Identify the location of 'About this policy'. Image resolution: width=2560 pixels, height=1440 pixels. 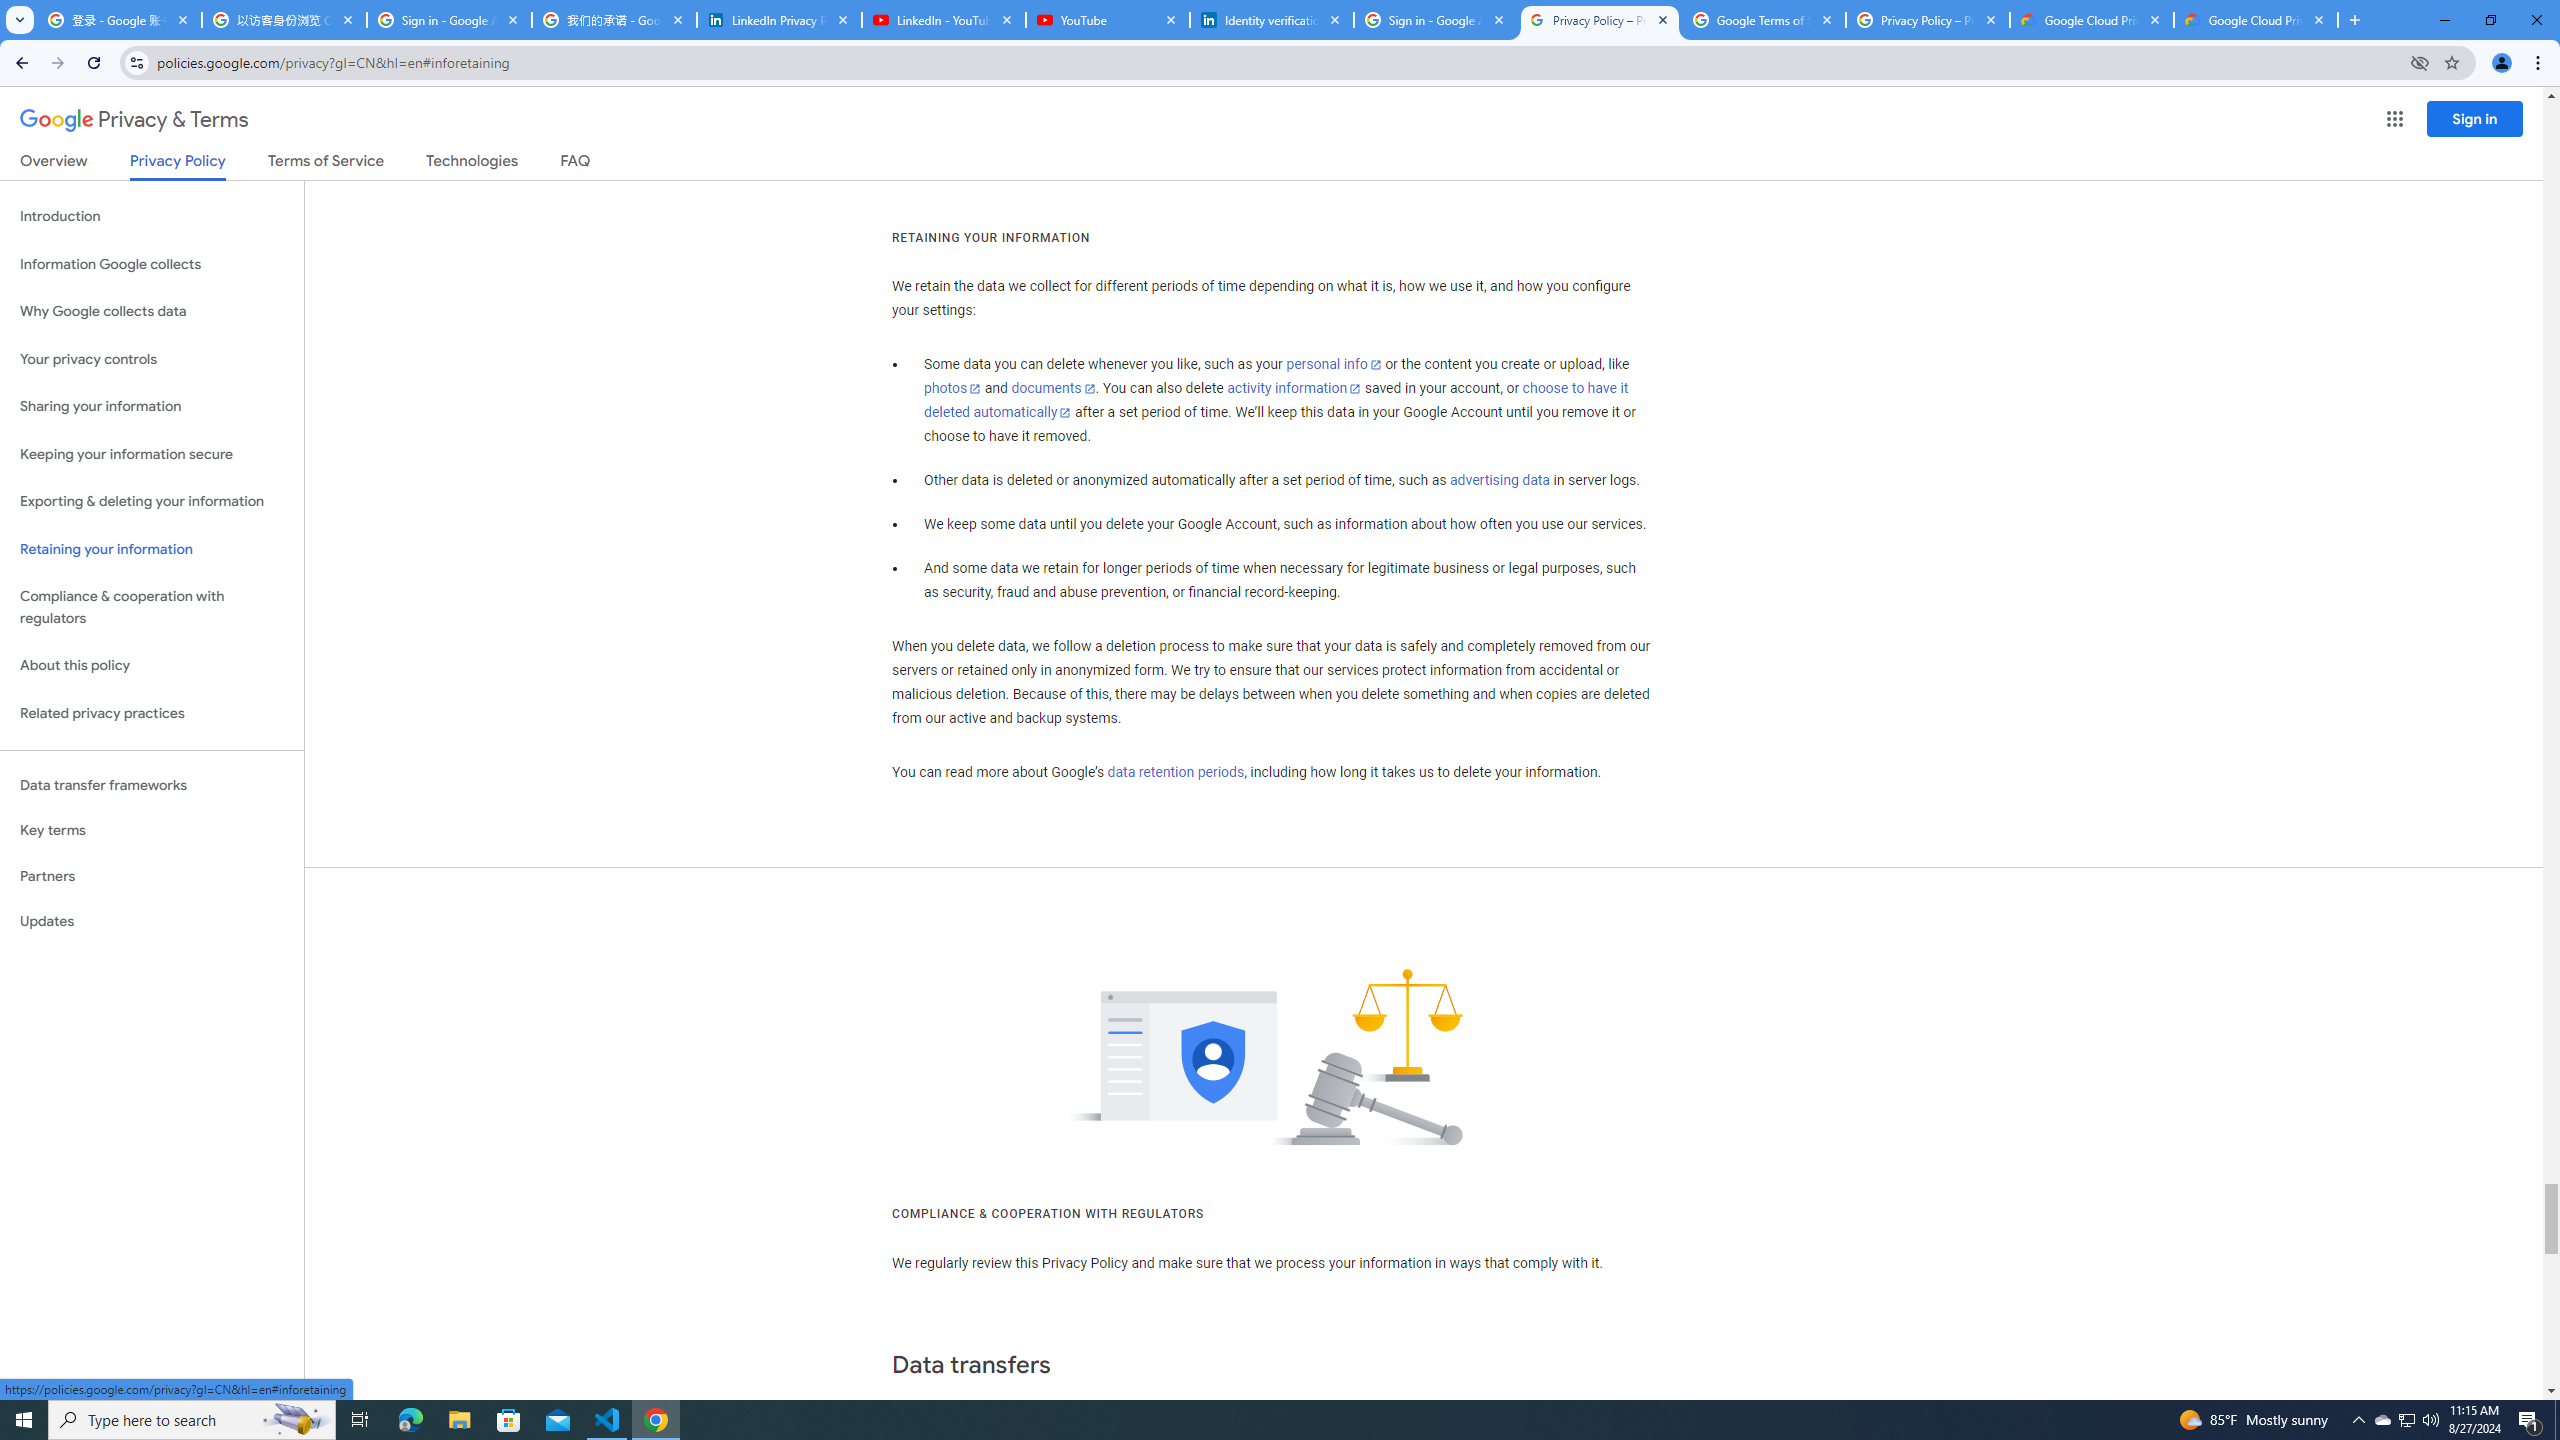
(151, 666).